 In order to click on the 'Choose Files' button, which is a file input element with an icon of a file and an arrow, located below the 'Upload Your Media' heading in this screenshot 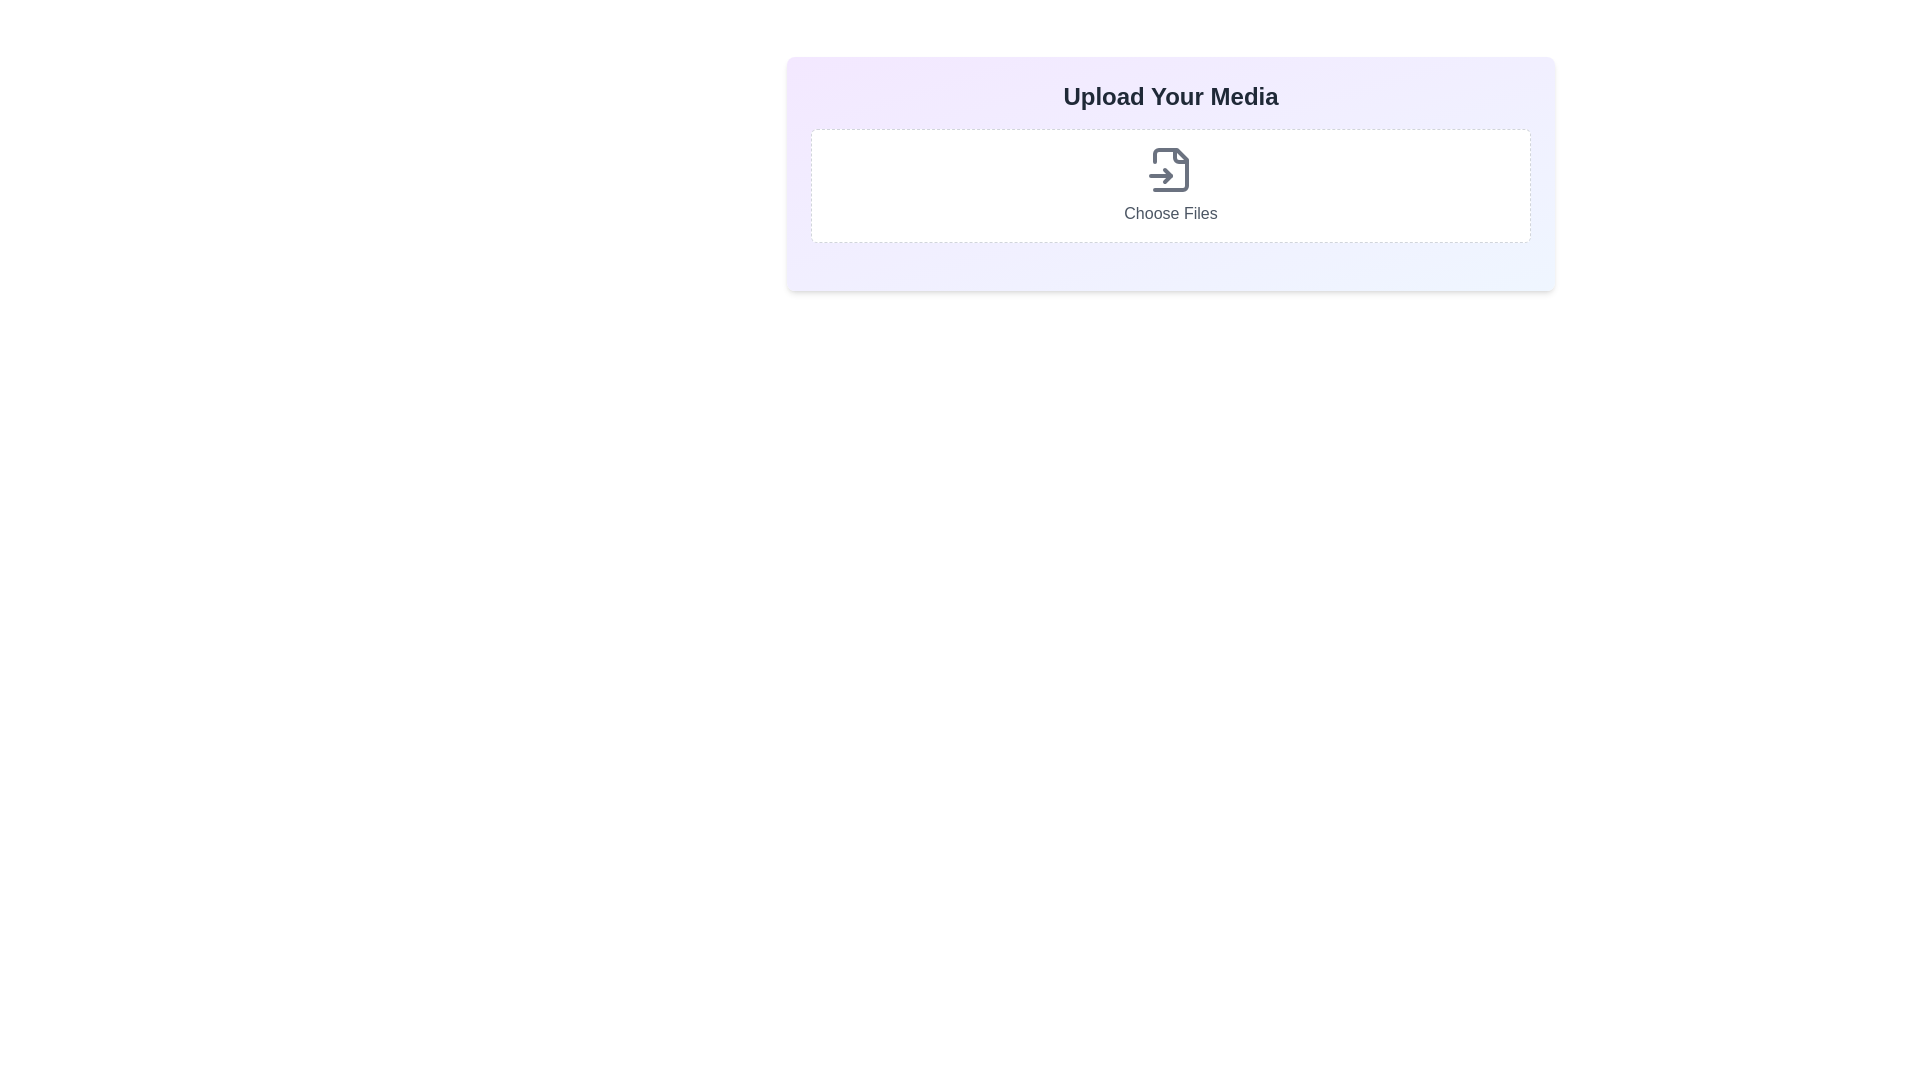, I will do `click(1171, 185)`.